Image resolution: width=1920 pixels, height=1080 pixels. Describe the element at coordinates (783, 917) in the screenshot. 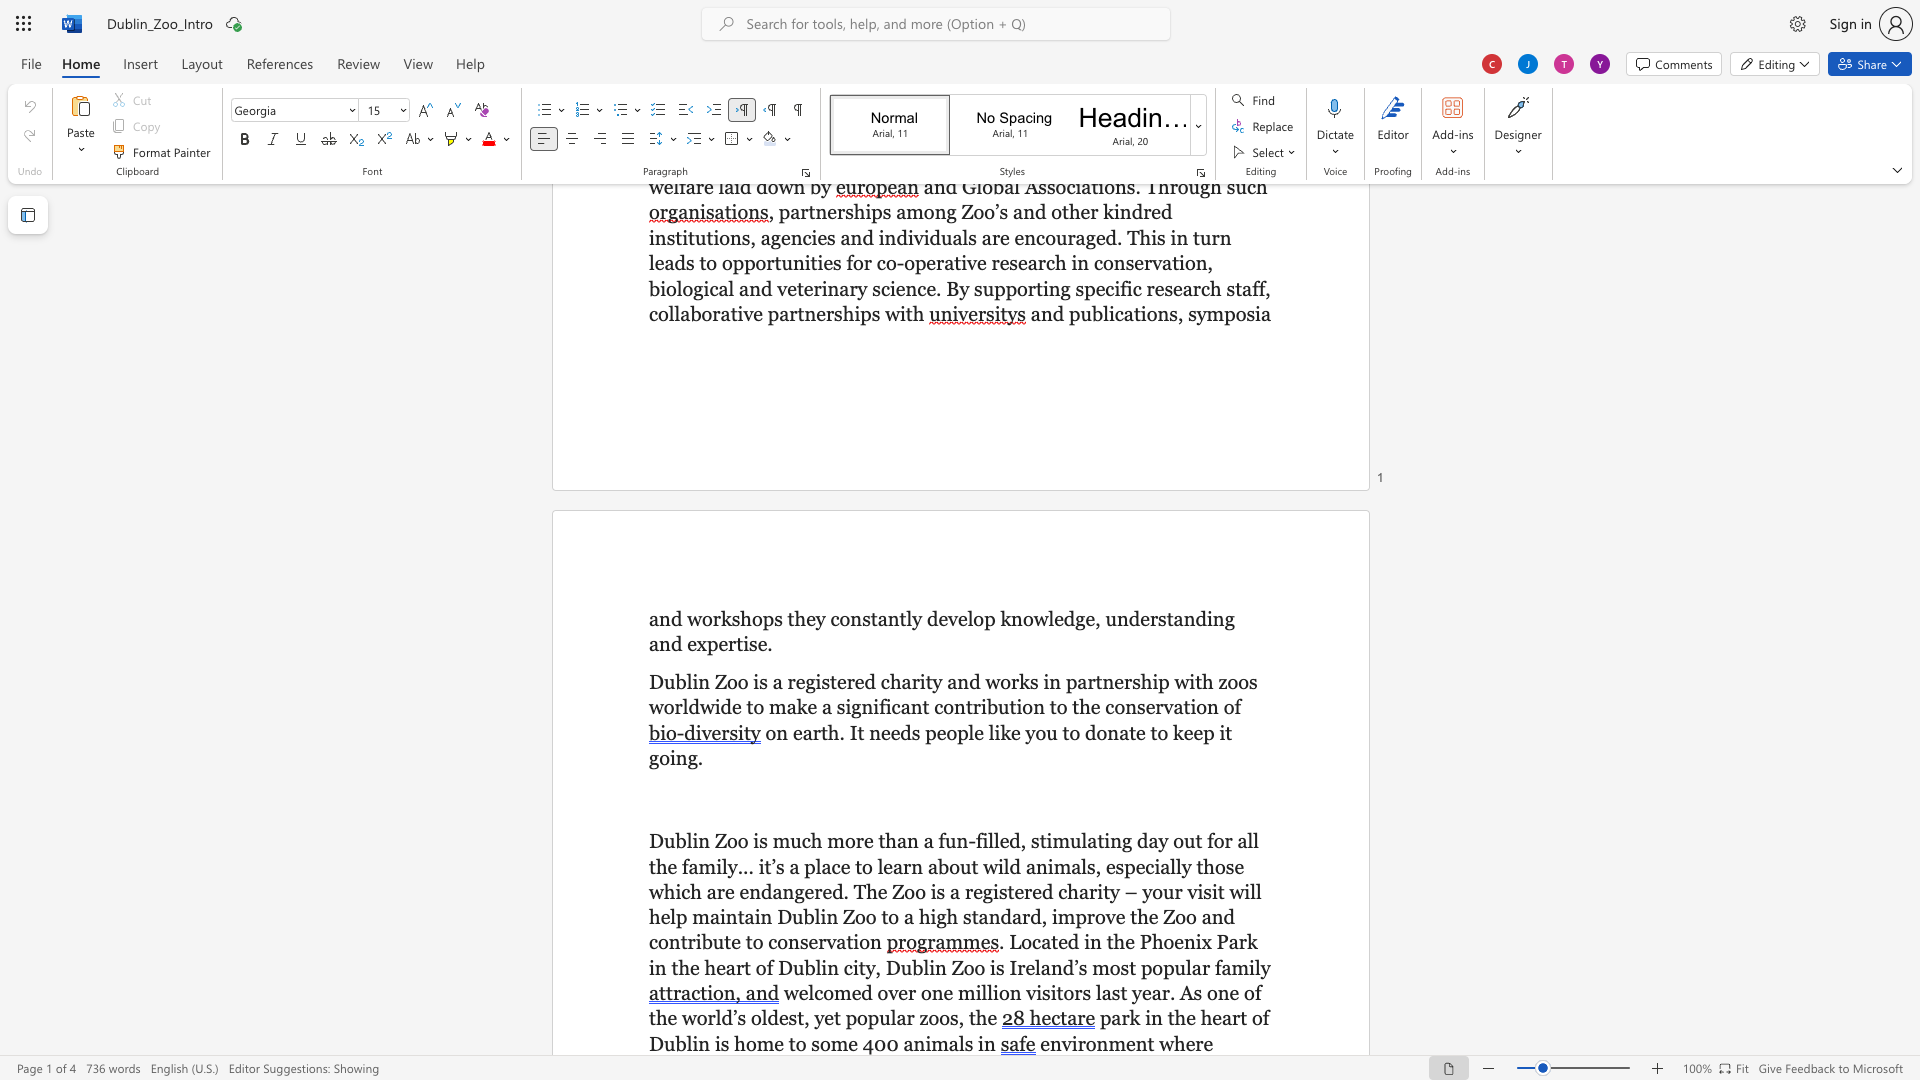

I see `the 1th character "D" in the text` at that location.